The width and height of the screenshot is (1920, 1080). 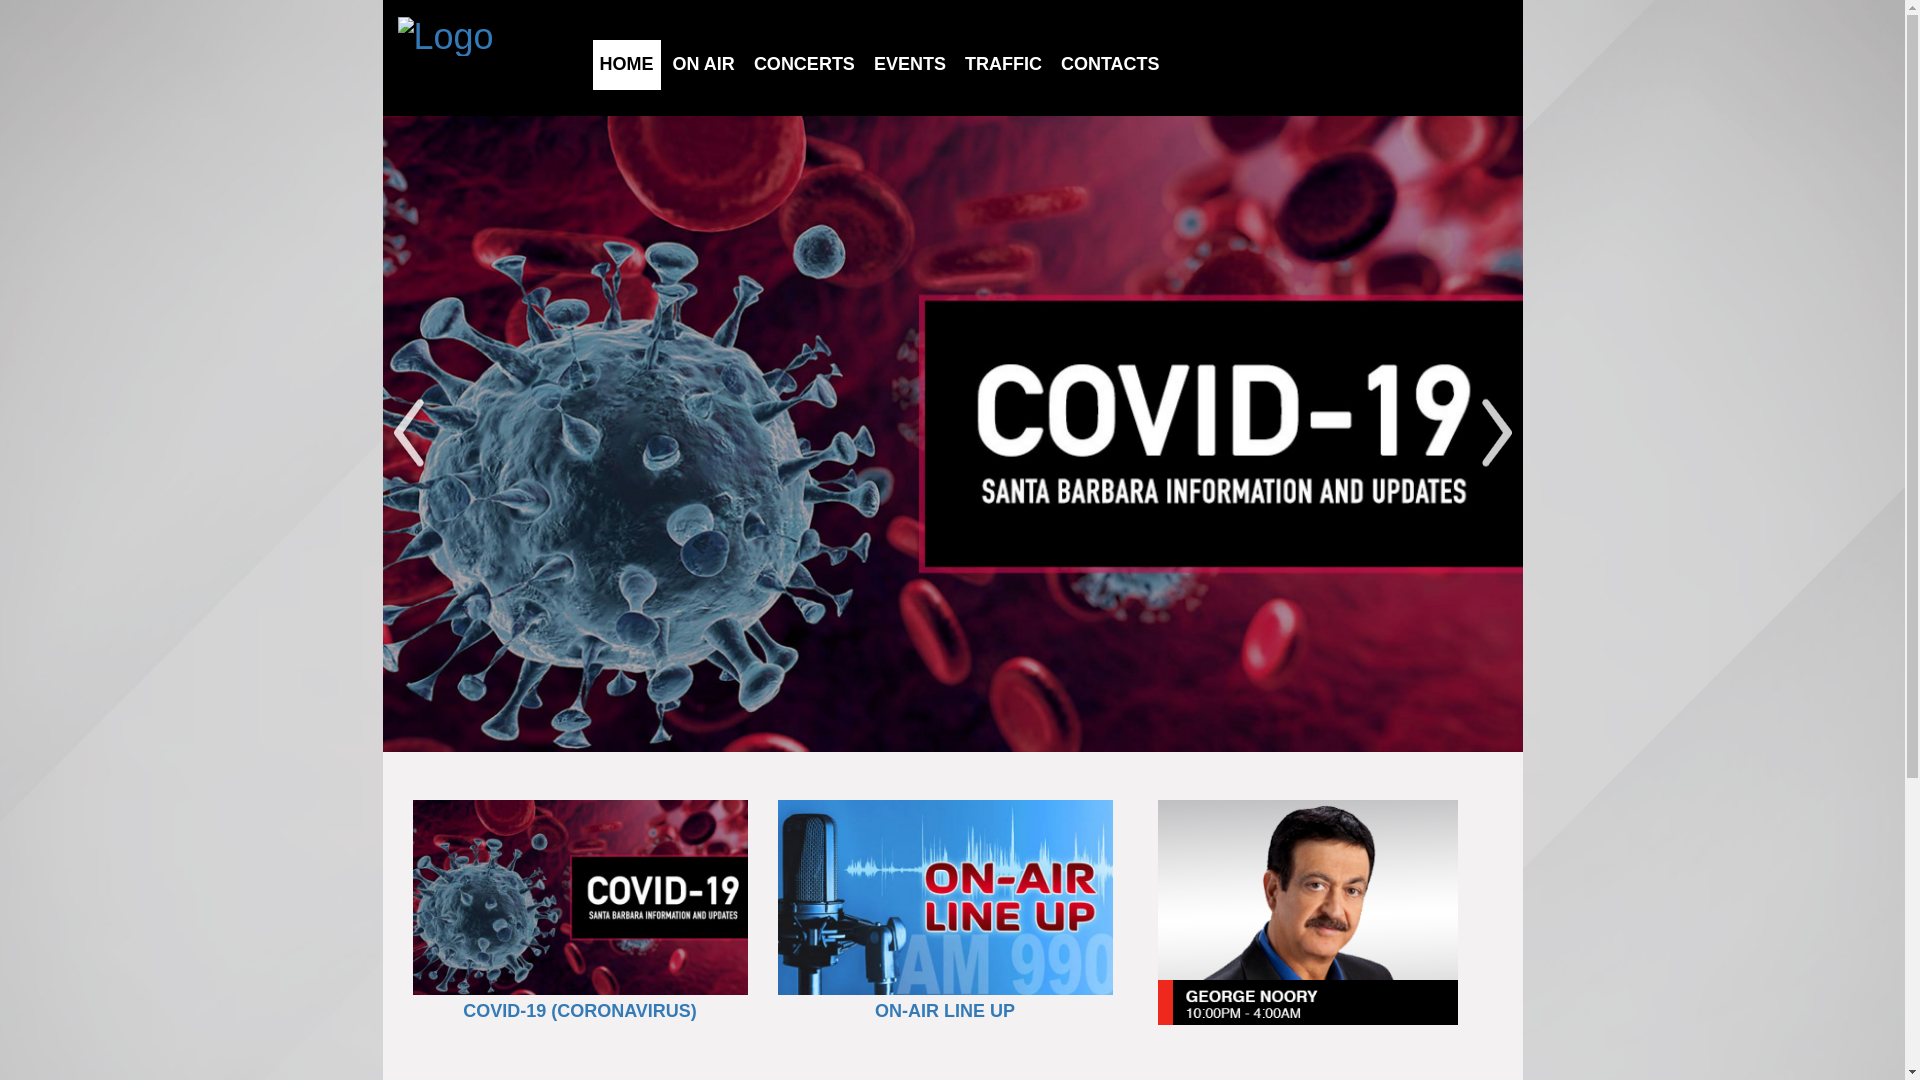 I want to click on 'Next', so click(x=1496, y=433).